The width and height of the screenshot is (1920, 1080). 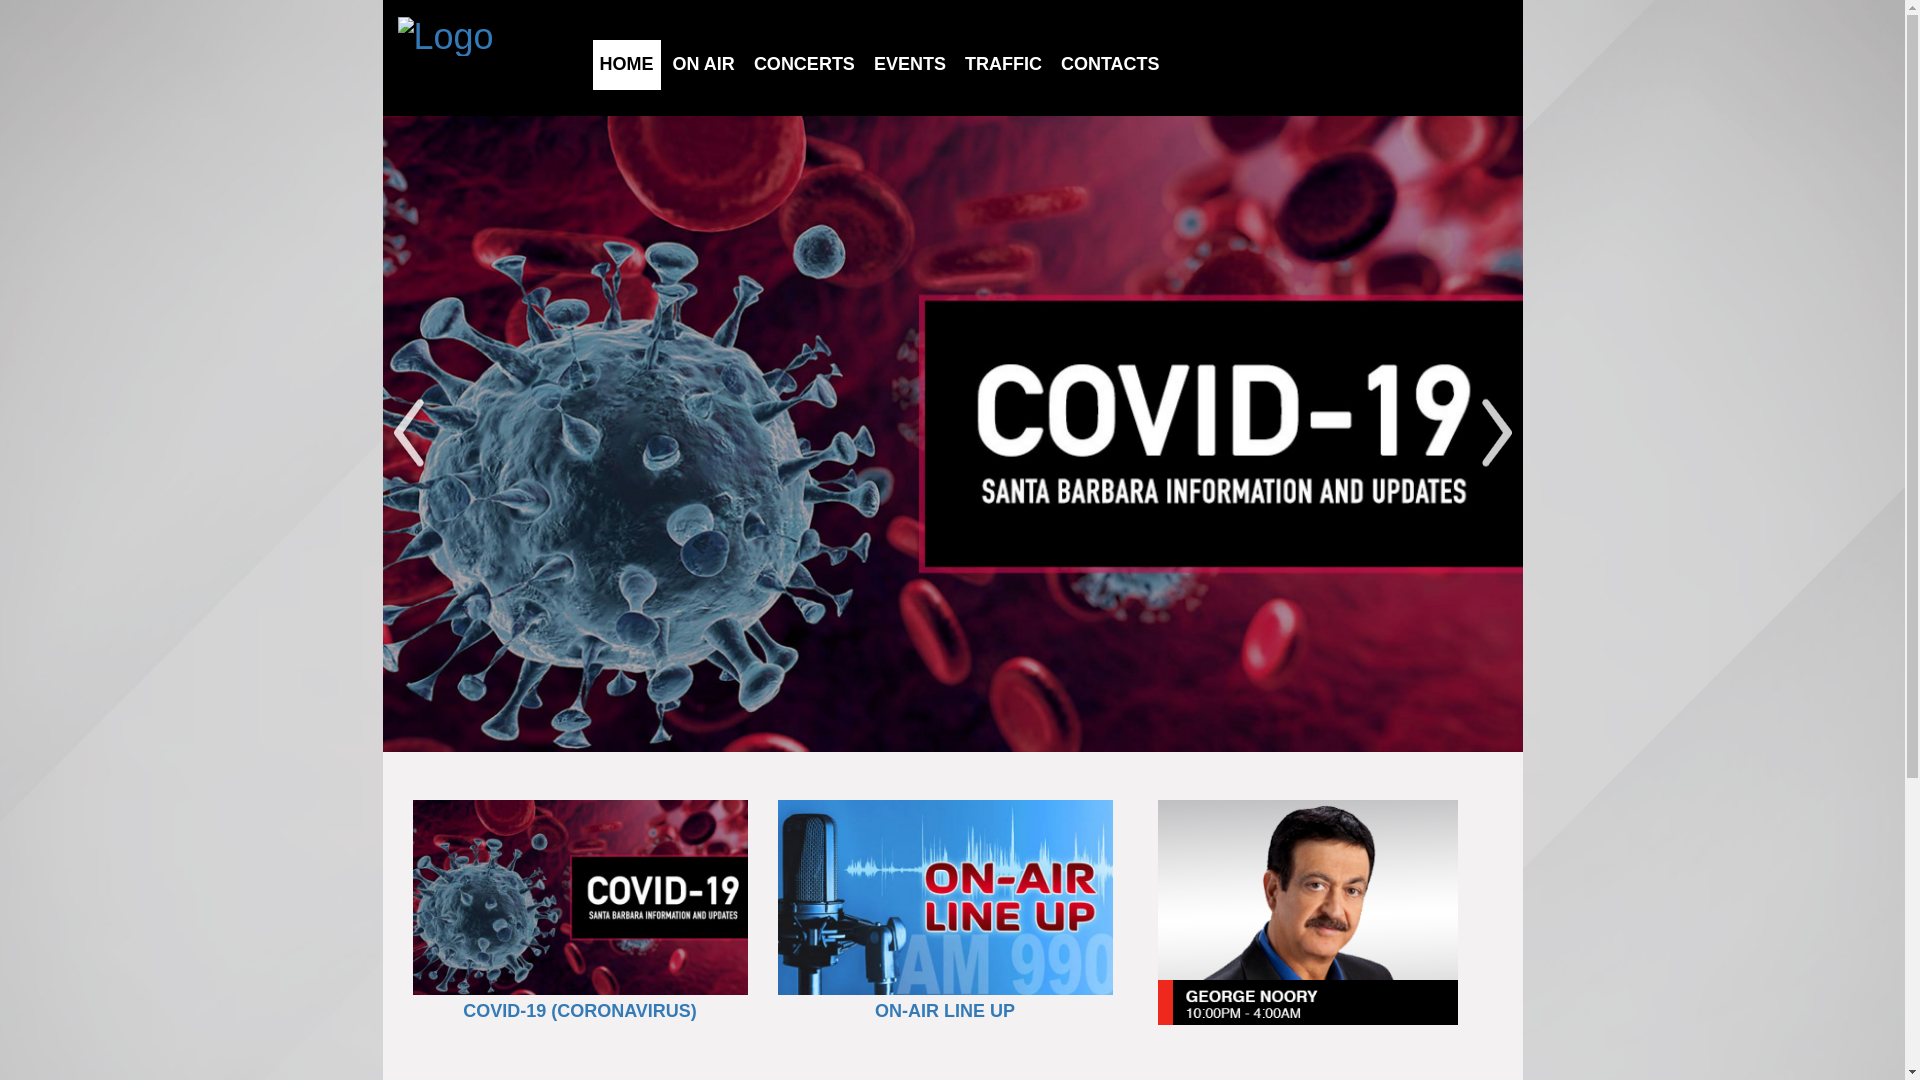 I want to click on 'Next', so click(x=1496, y=433).